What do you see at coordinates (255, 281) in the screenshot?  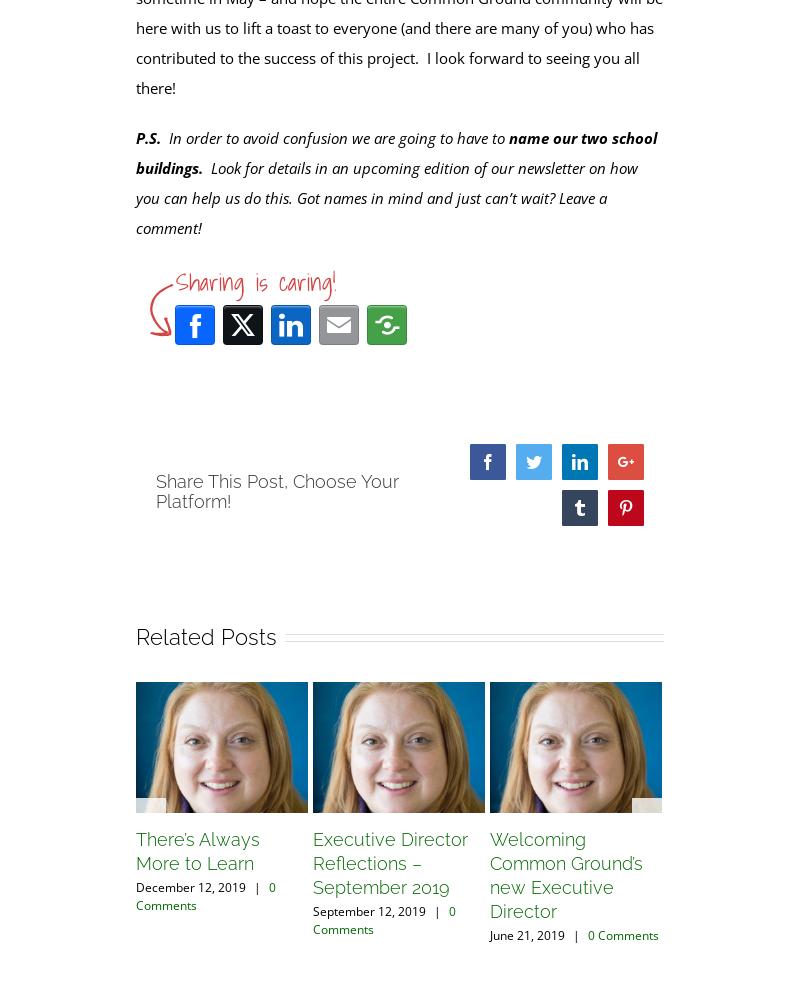 I see `'Sharing is caring!'` at bounding box center [255, 281].